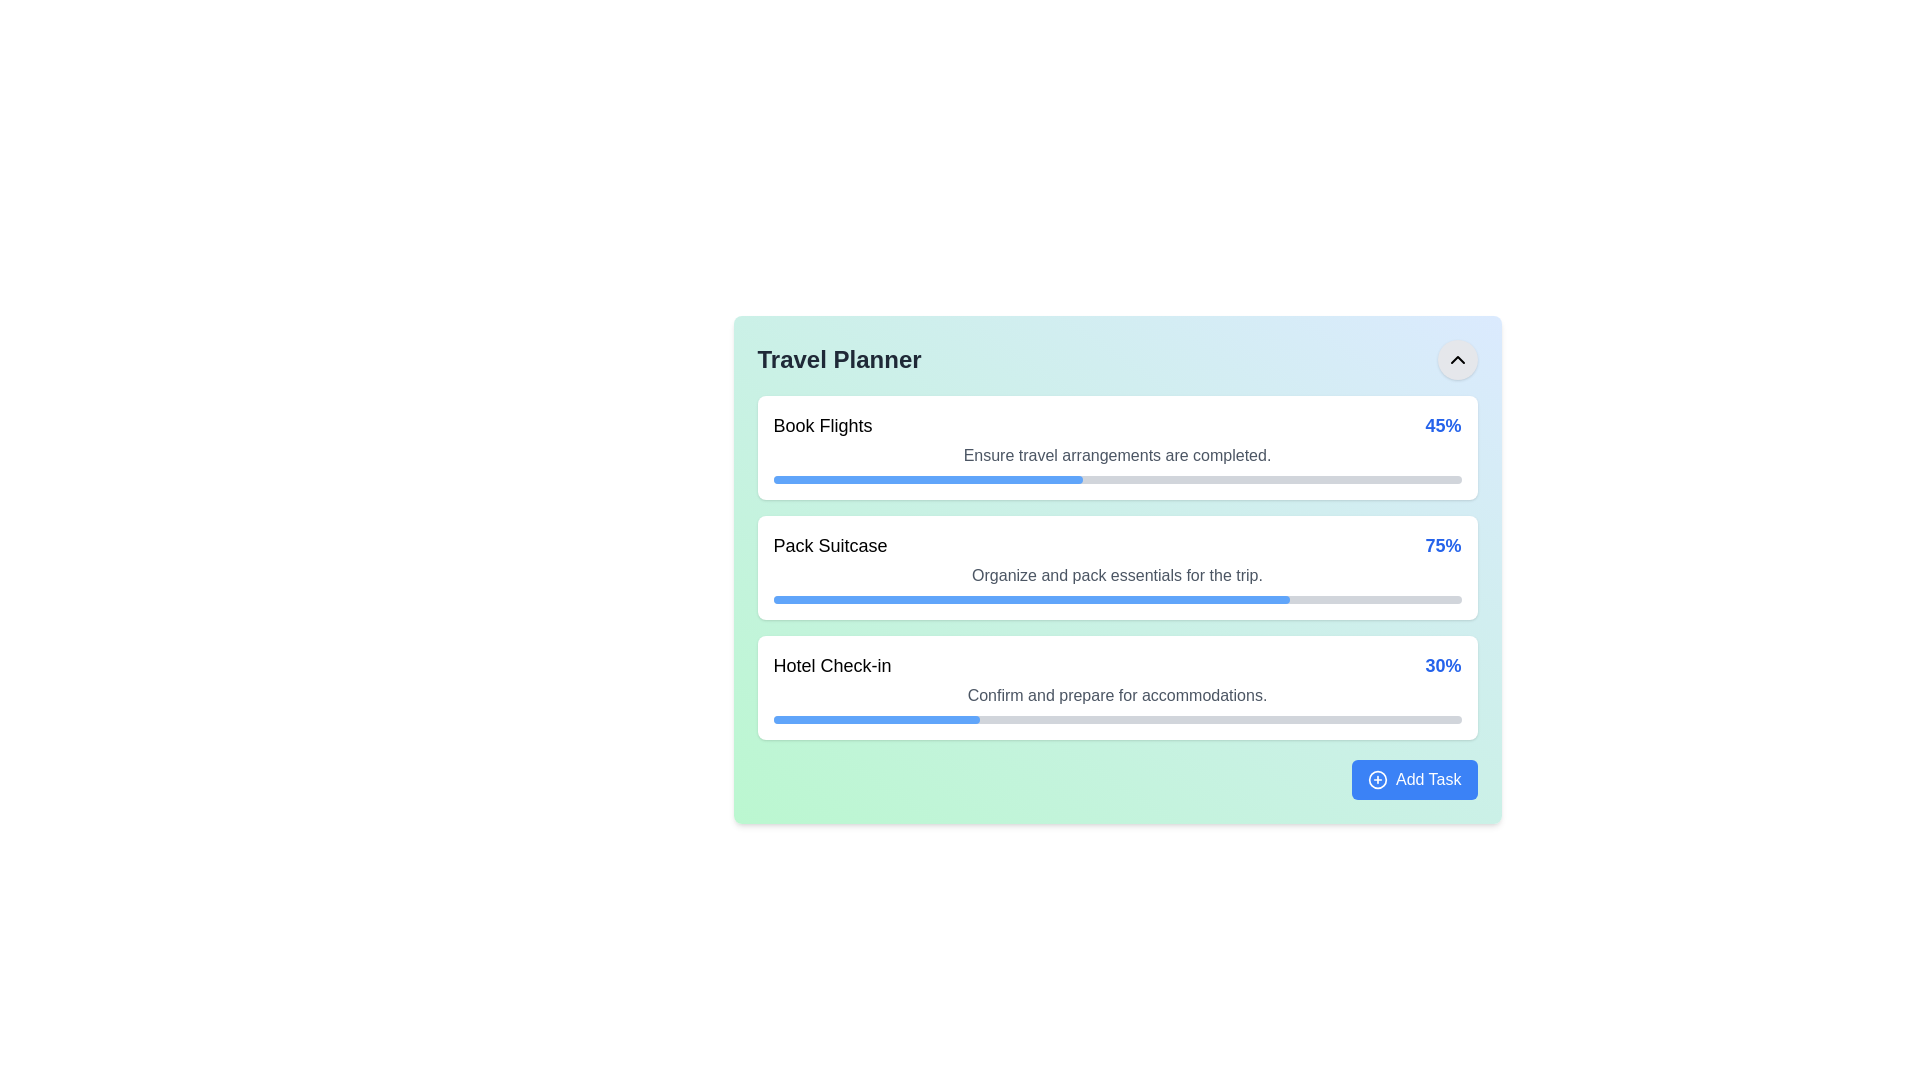  I want to click on the Task progress card for 'Pack Suitcase', so click(1116, 567).